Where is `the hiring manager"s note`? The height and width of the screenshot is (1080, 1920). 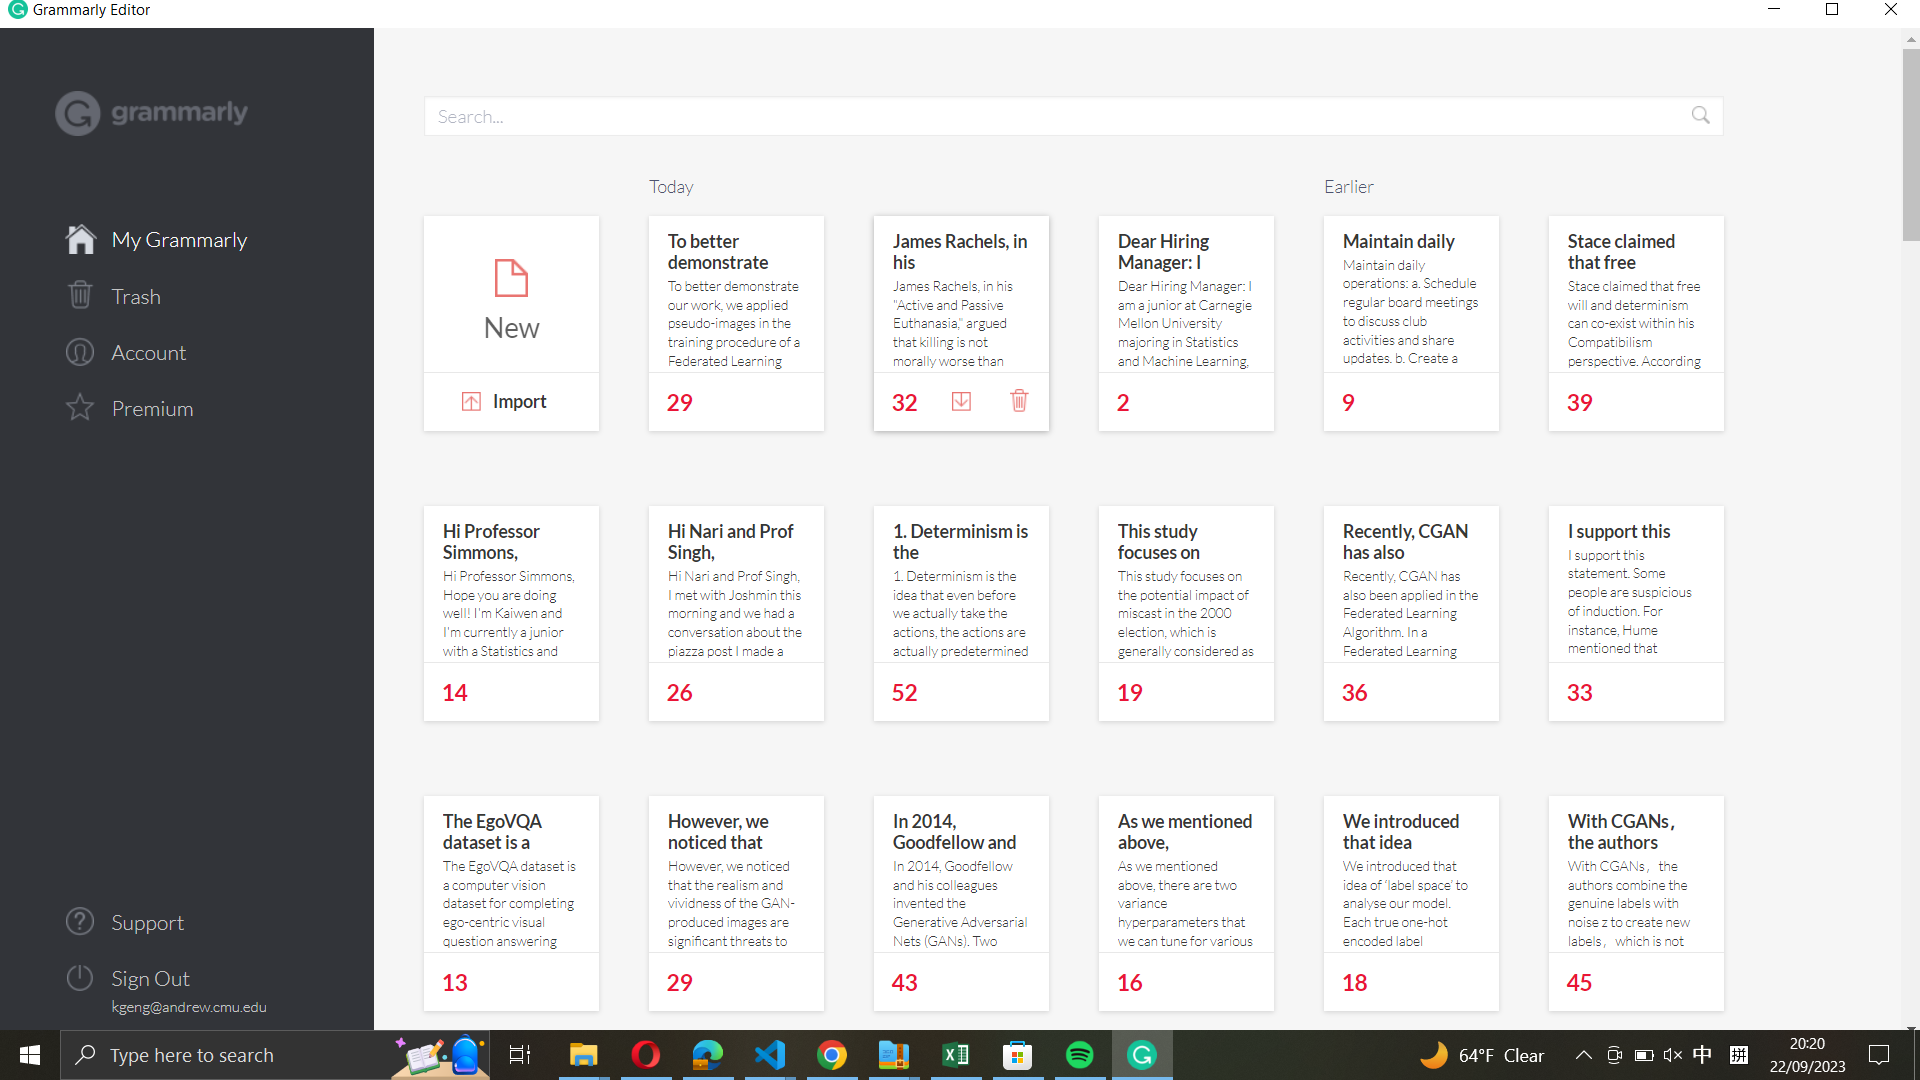 the hiring manager"s note is located at coordinates (1186, 295).